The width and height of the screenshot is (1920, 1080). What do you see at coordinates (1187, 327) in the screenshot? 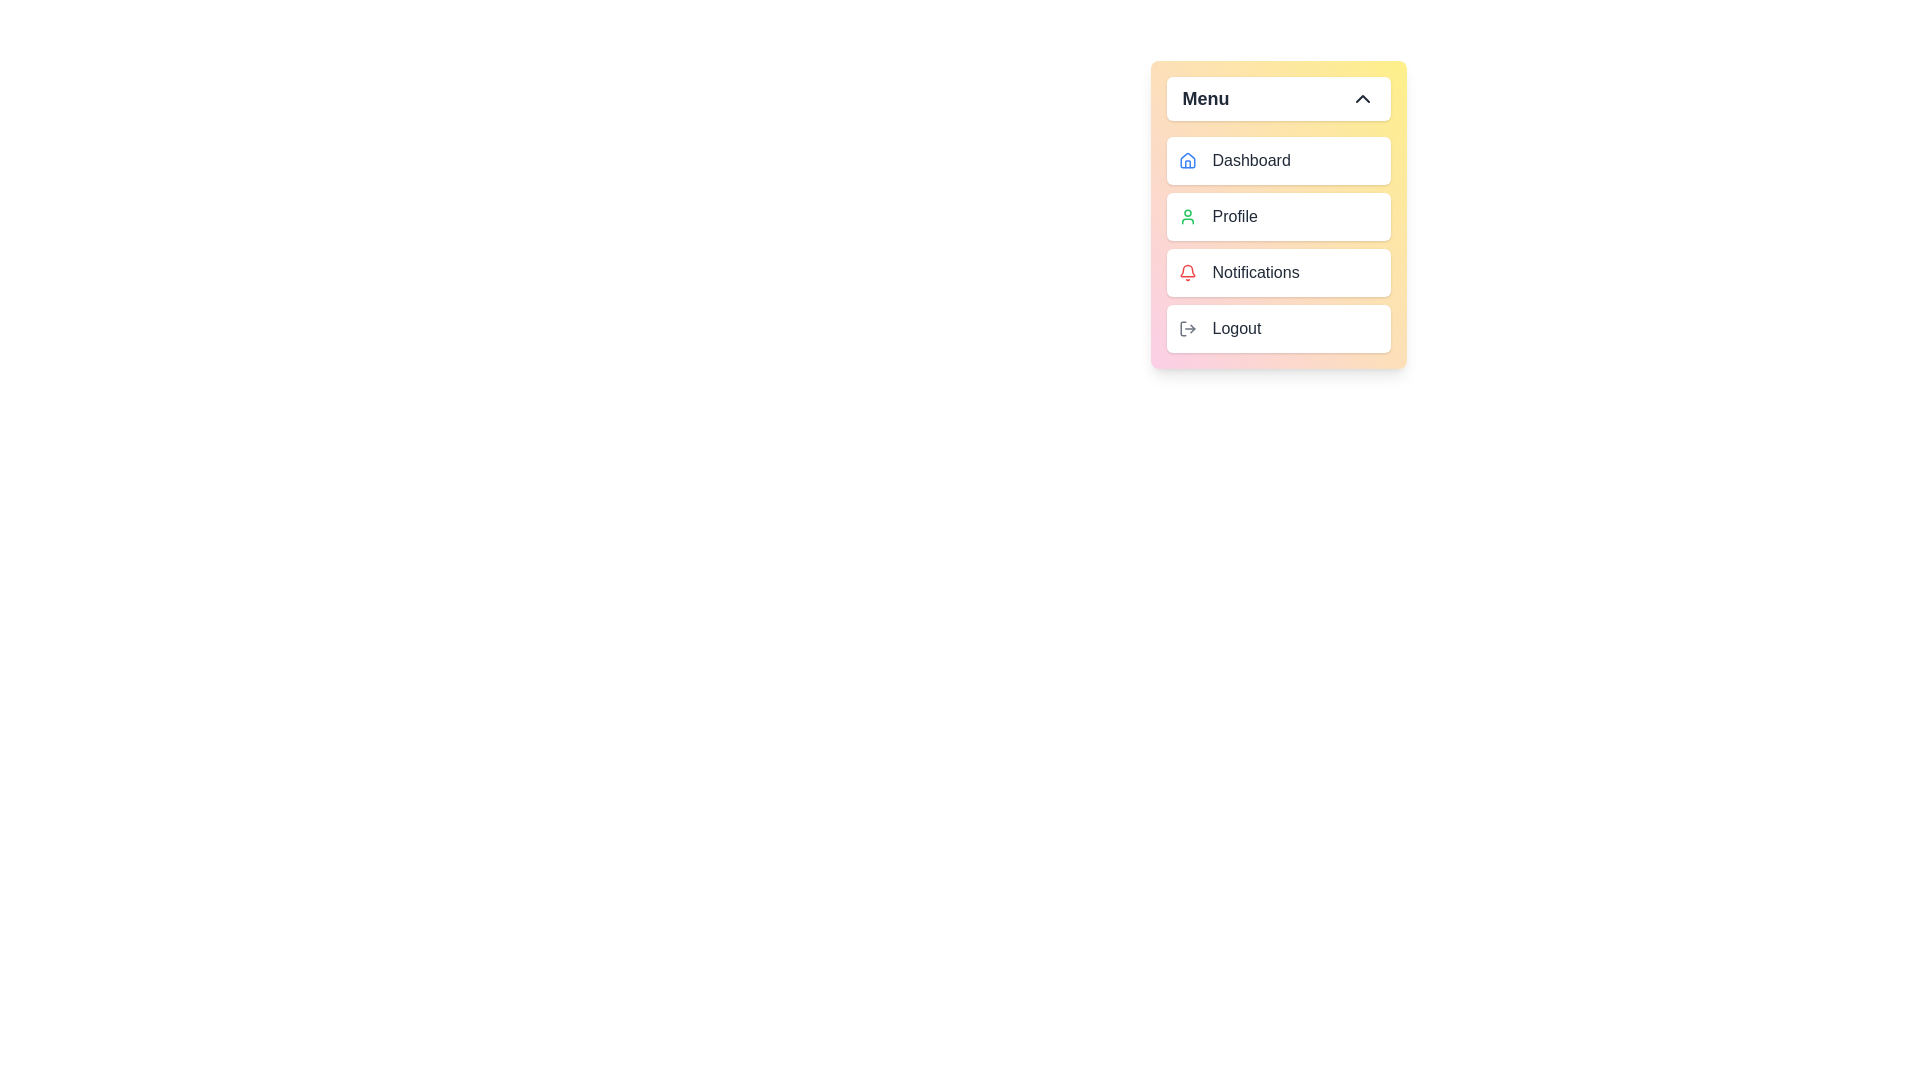
I see `the icon of the menu item labeled Logout` at bounding box center [1187, 327].